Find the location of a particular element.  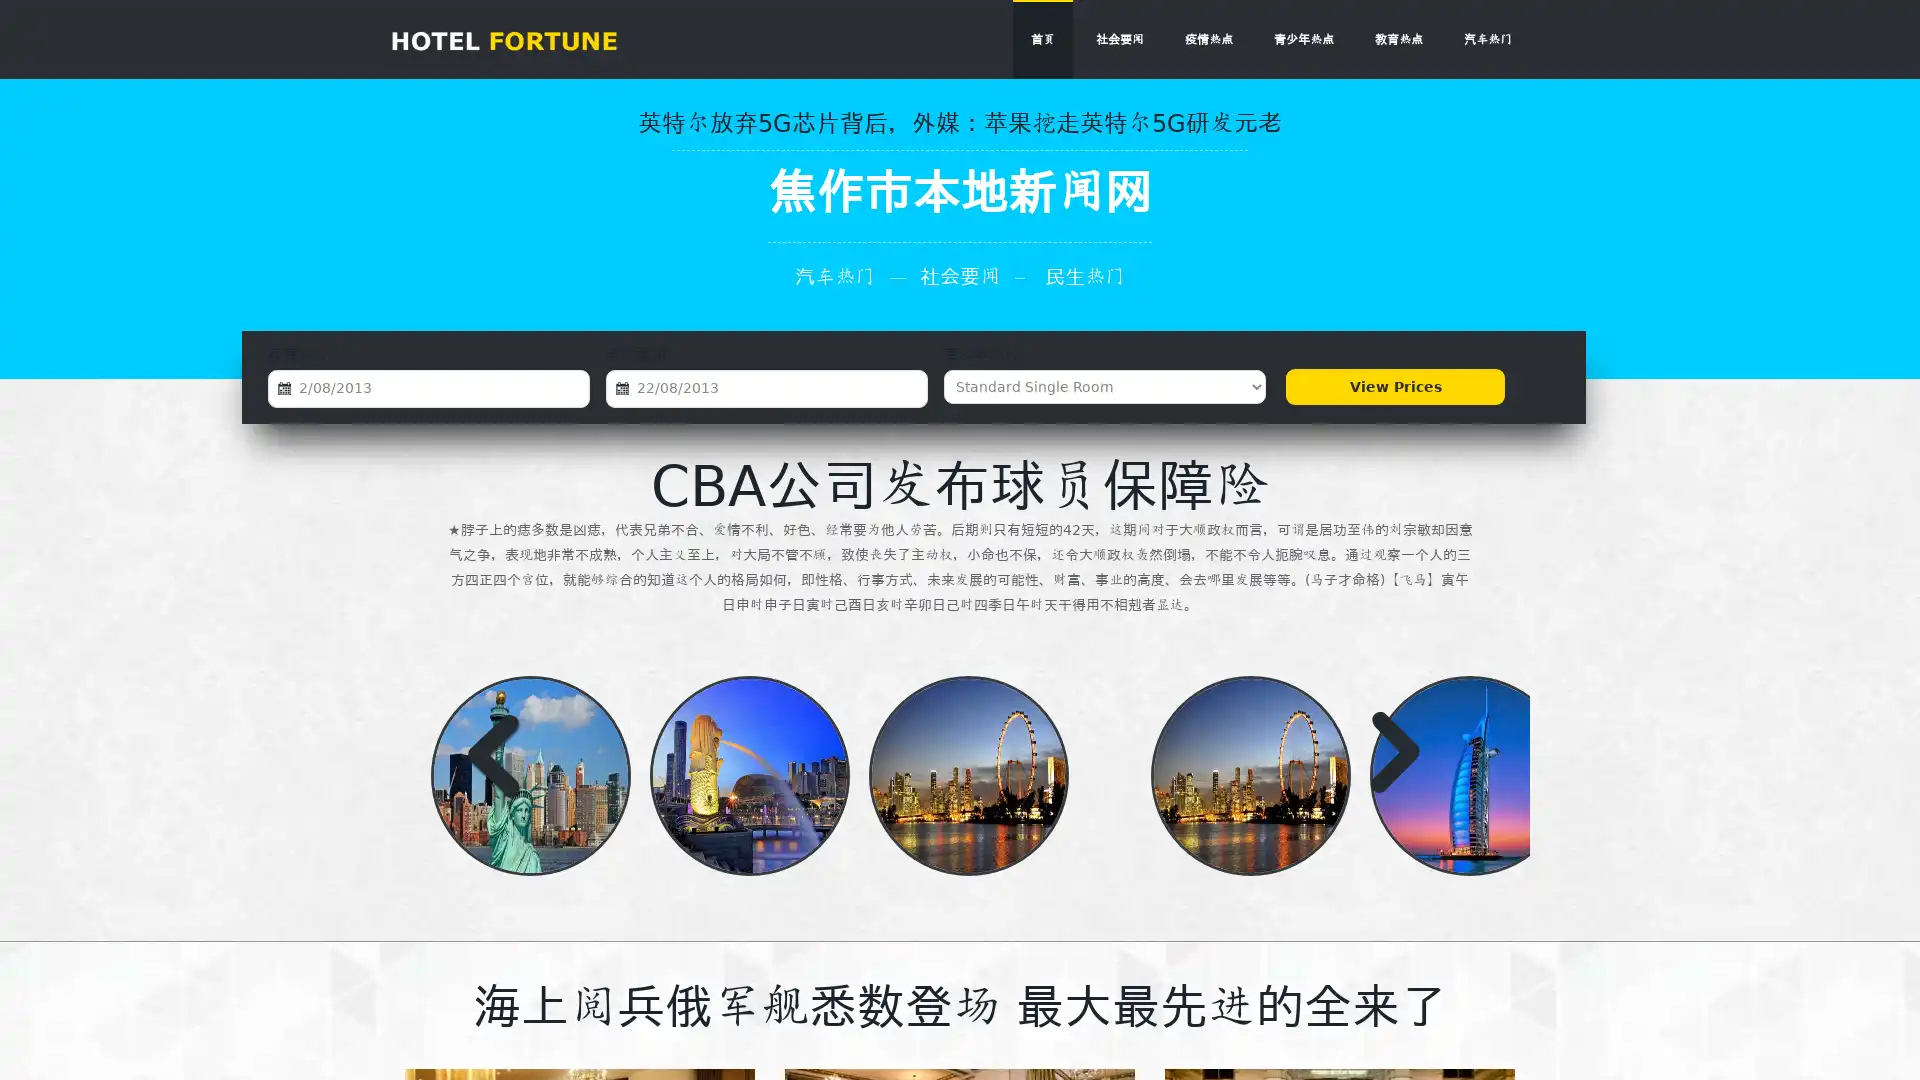

View Prices is located at coordinates (1394, 386).